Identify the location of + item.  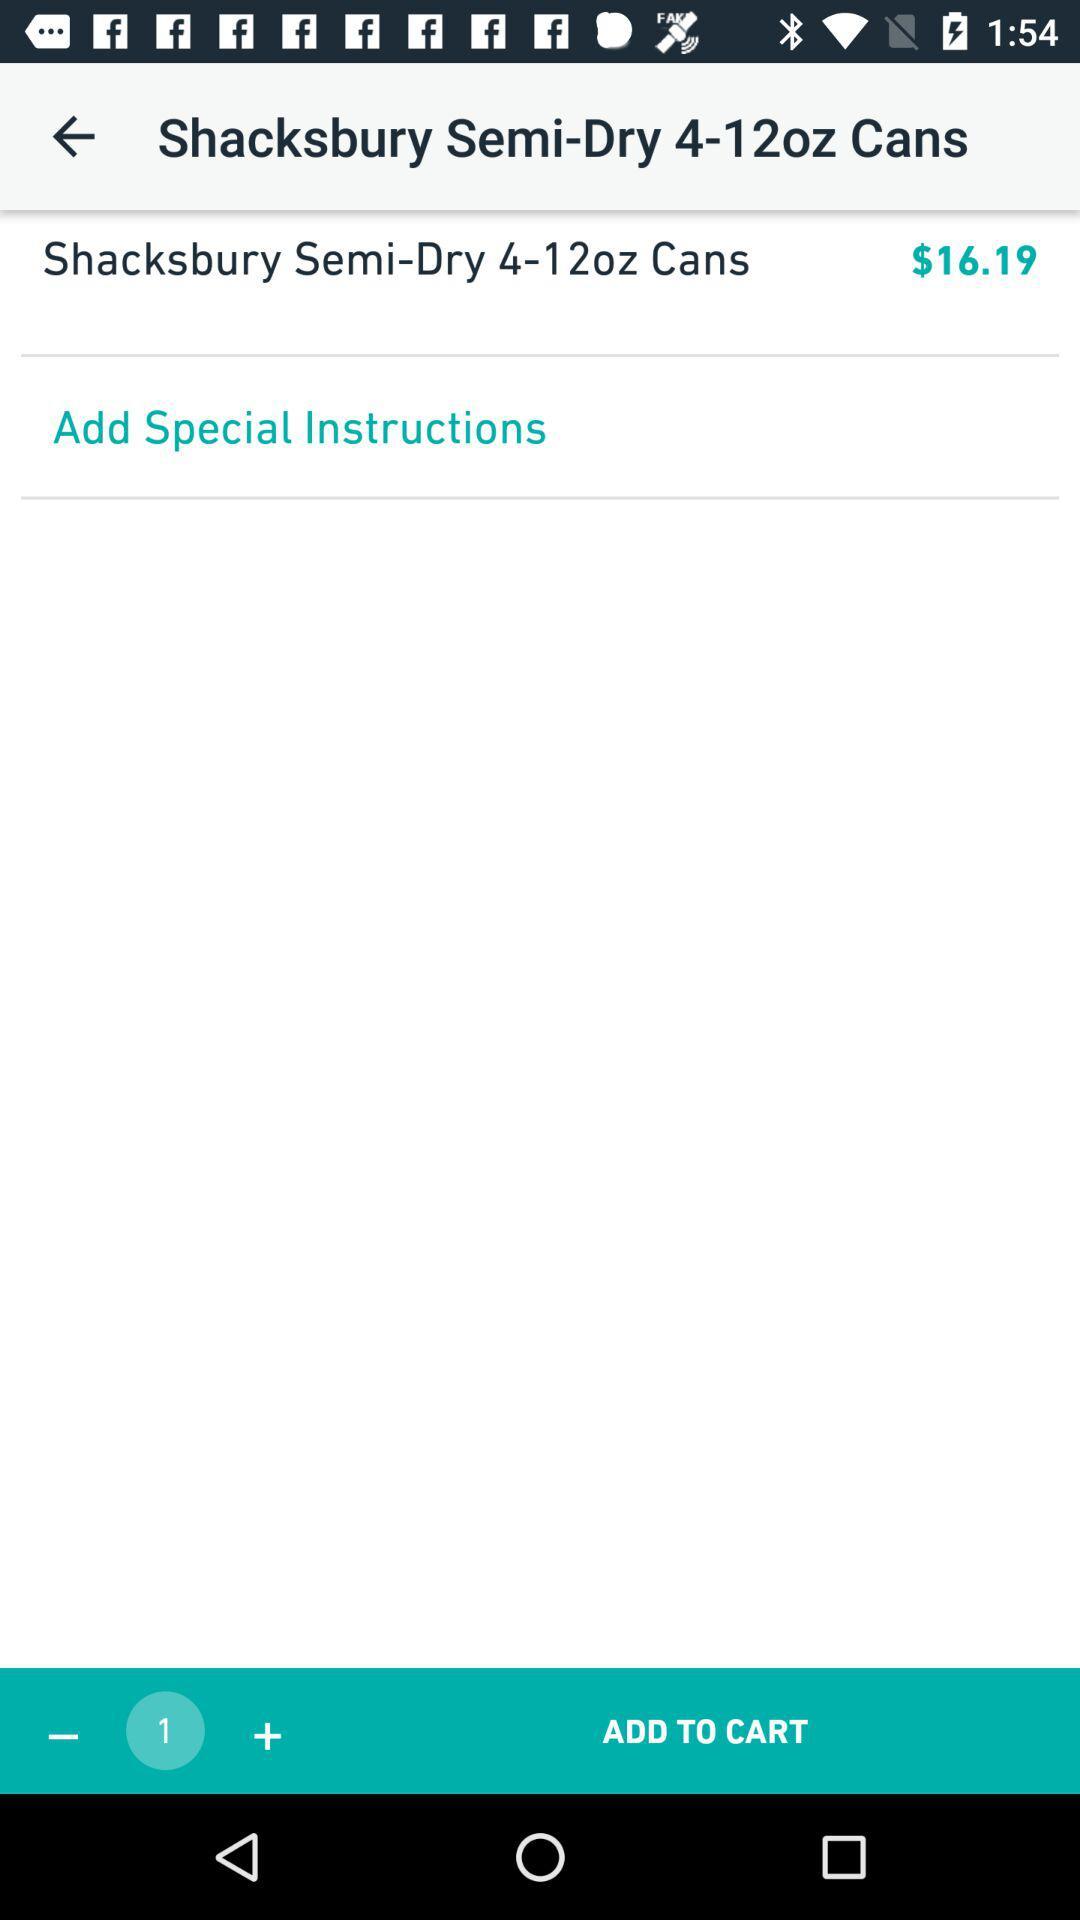
(266, 1730).